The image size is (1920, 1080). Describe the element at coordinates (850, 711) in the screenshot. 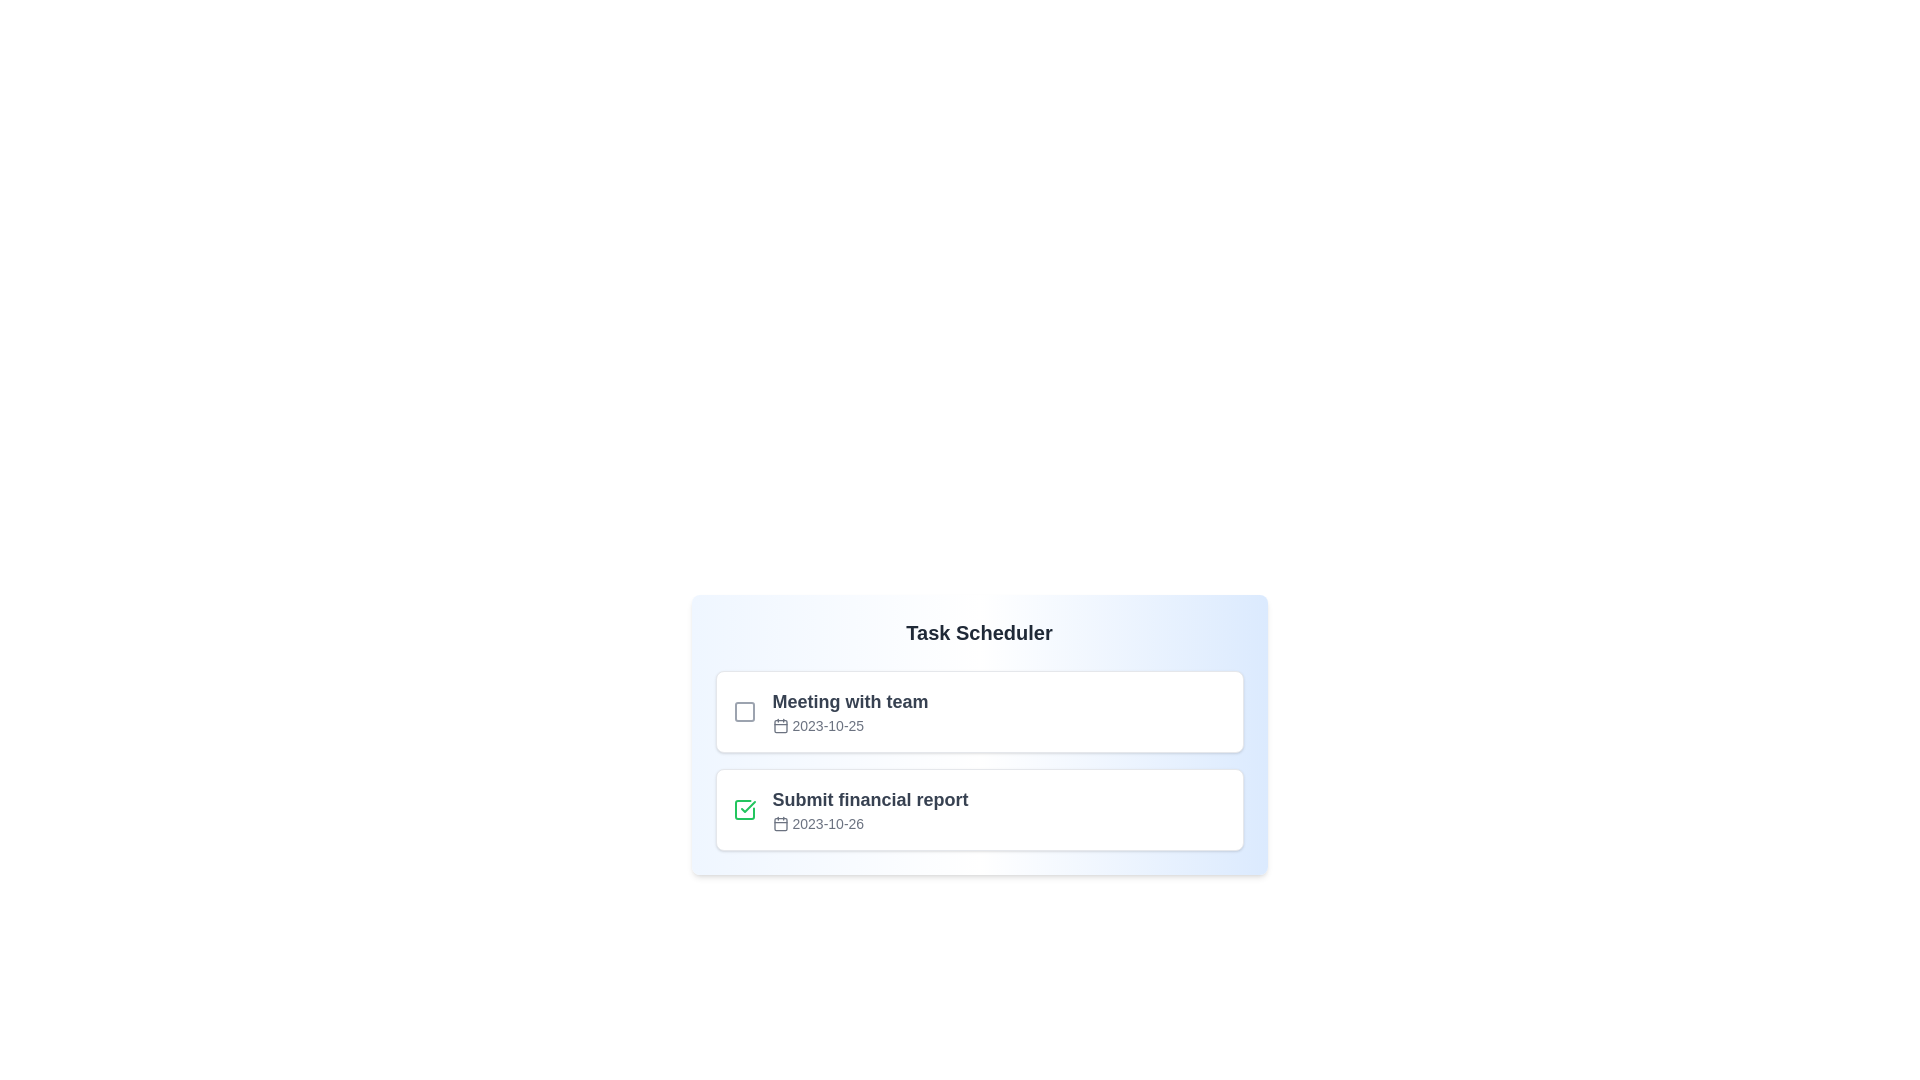

I see `the first task in the task scheduler` at that location.